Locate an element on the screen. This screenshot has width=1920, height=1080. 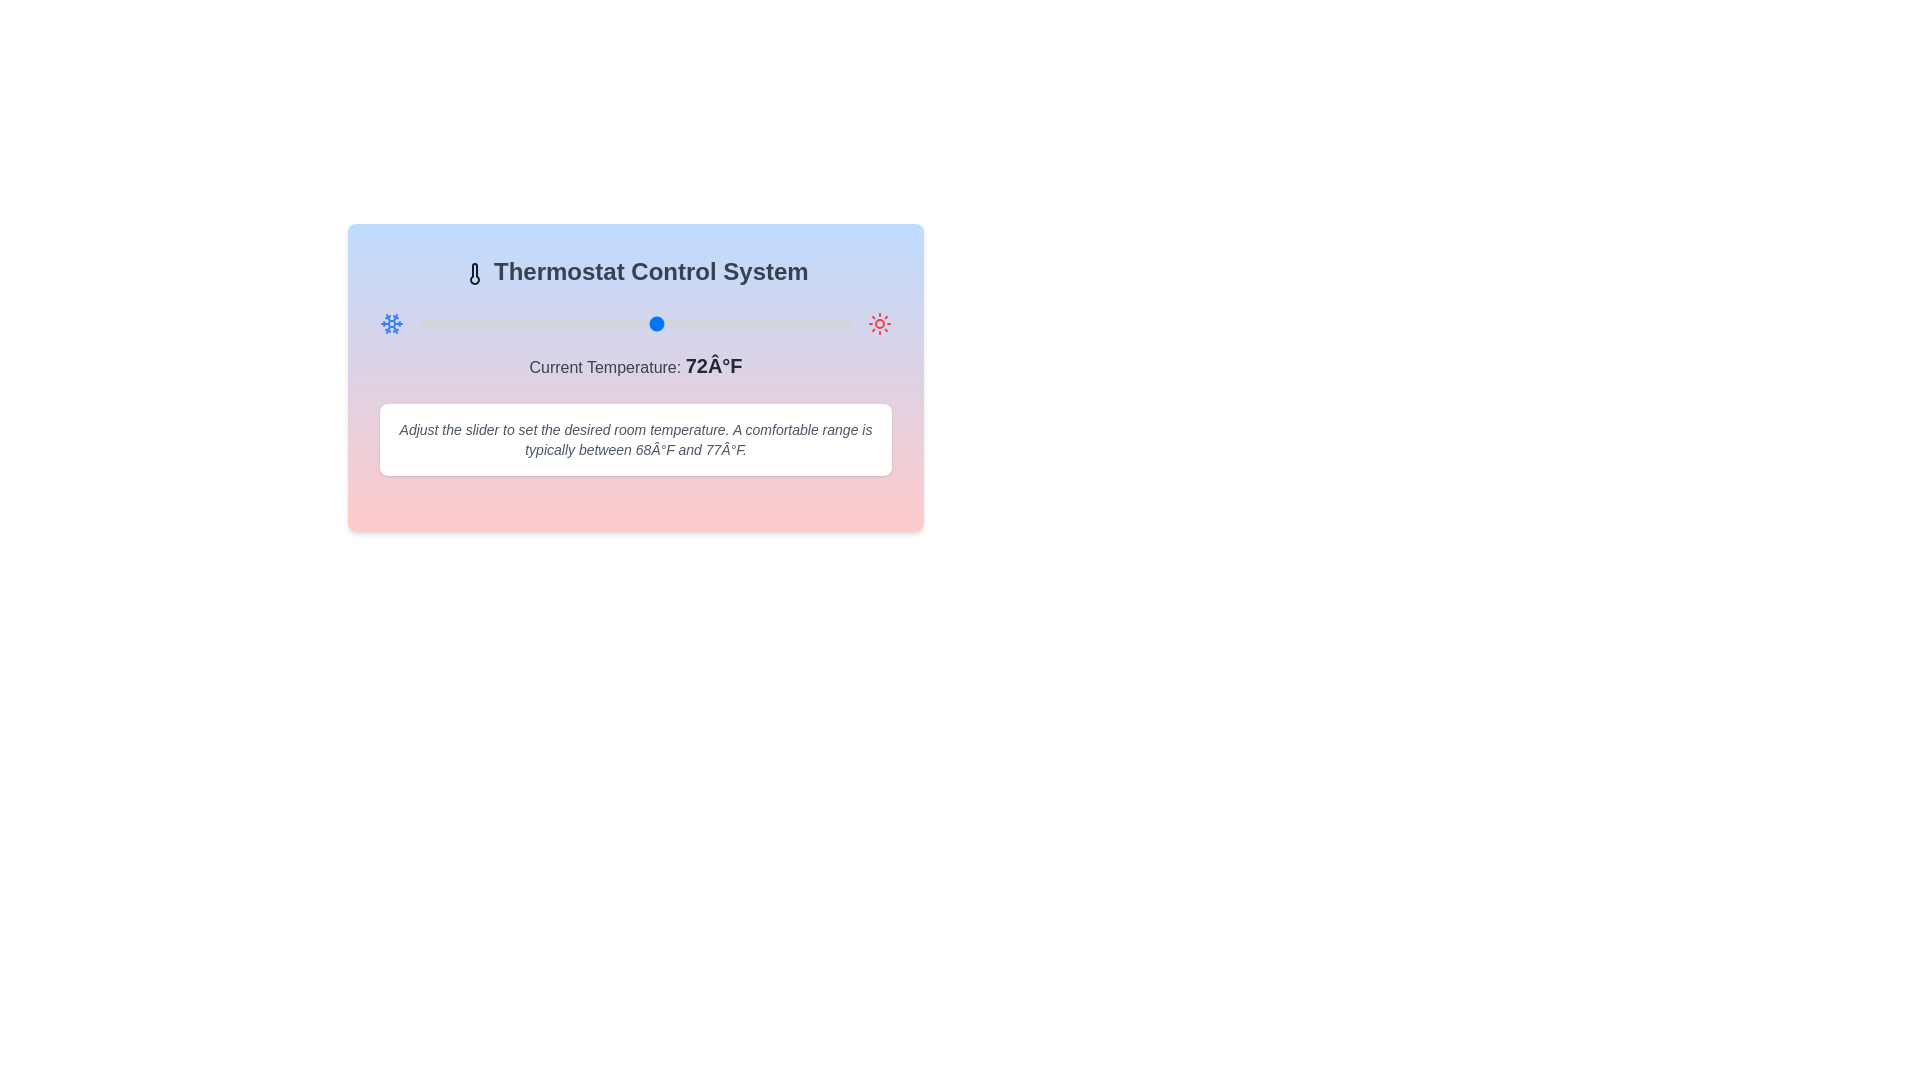
the temperature slider to set the temperature to 75°F is located at coordinates (690, 323).